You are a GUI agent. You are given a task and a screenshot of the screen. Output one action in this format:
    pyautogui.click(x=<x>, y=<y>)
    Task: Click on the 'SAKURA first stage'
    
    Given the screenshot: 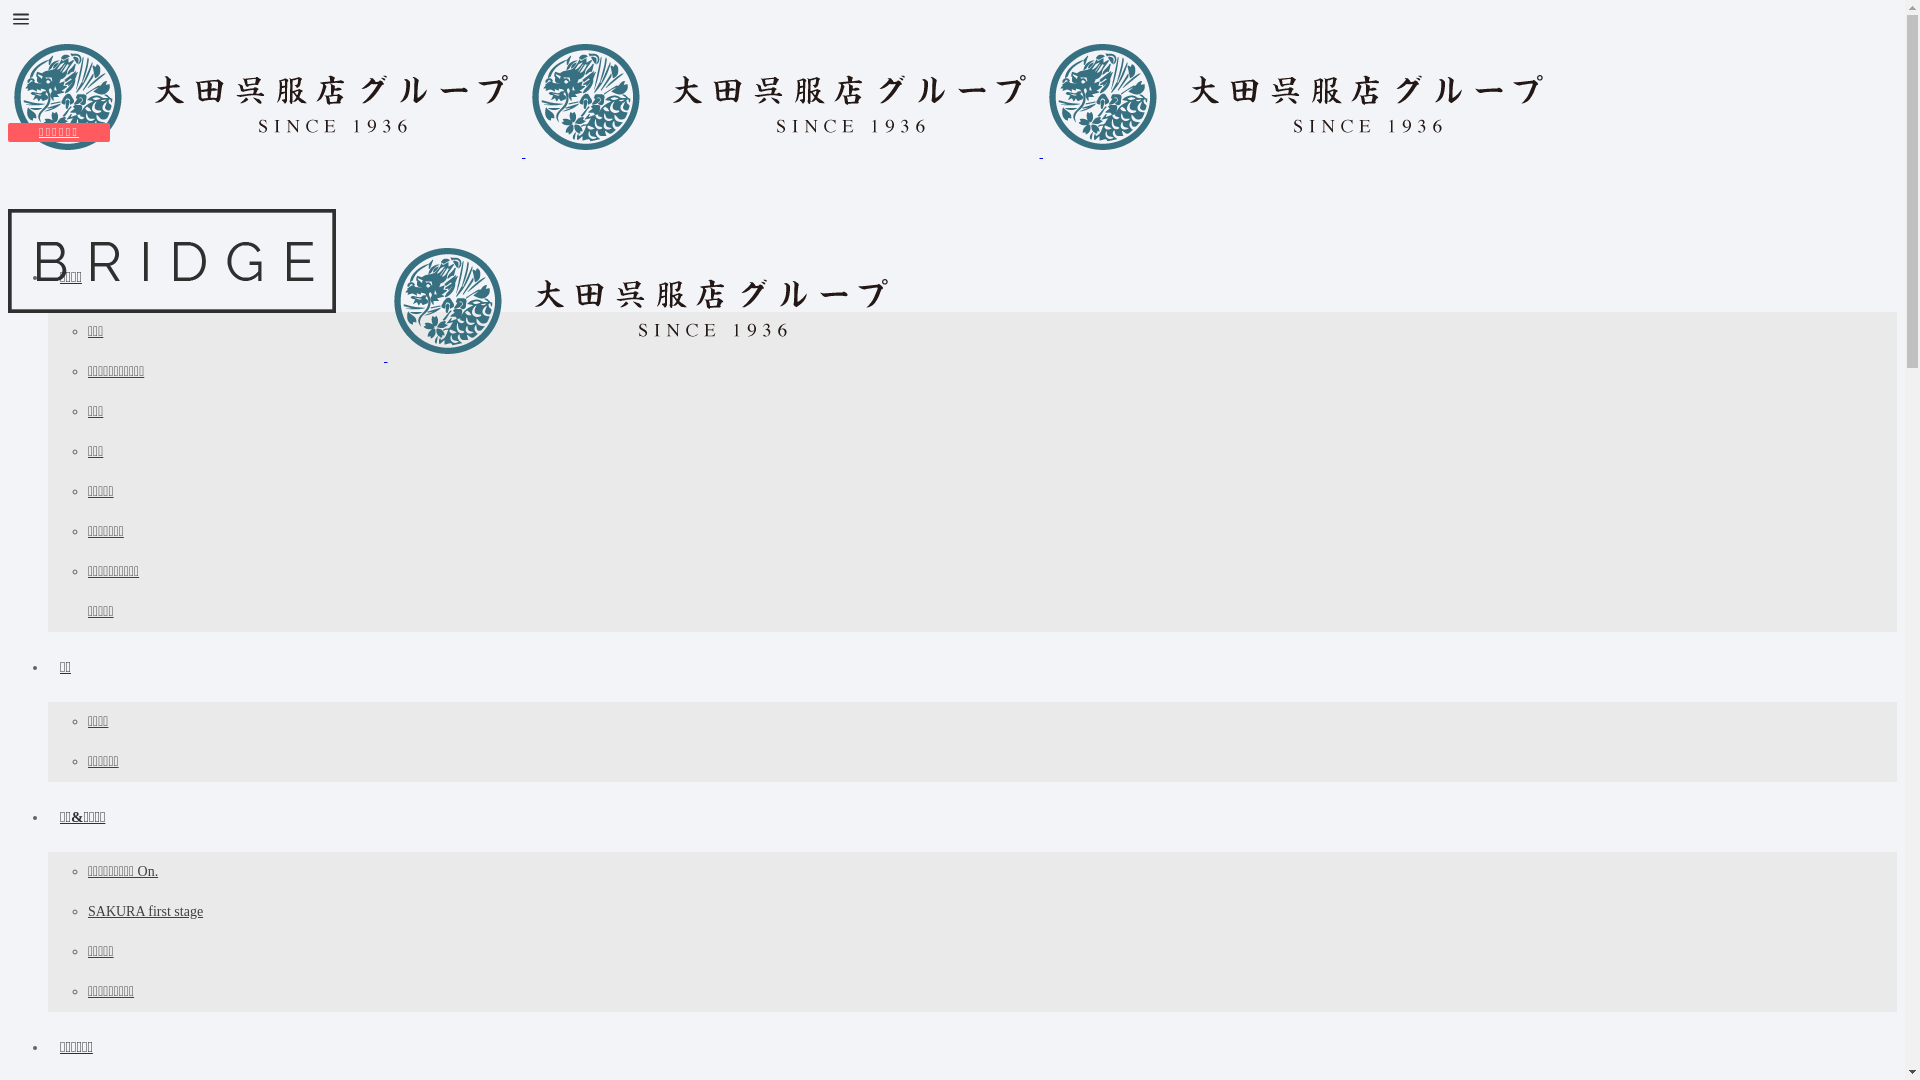 What is the action you would take?
    pyautogui.click(x=144, y=911)
    